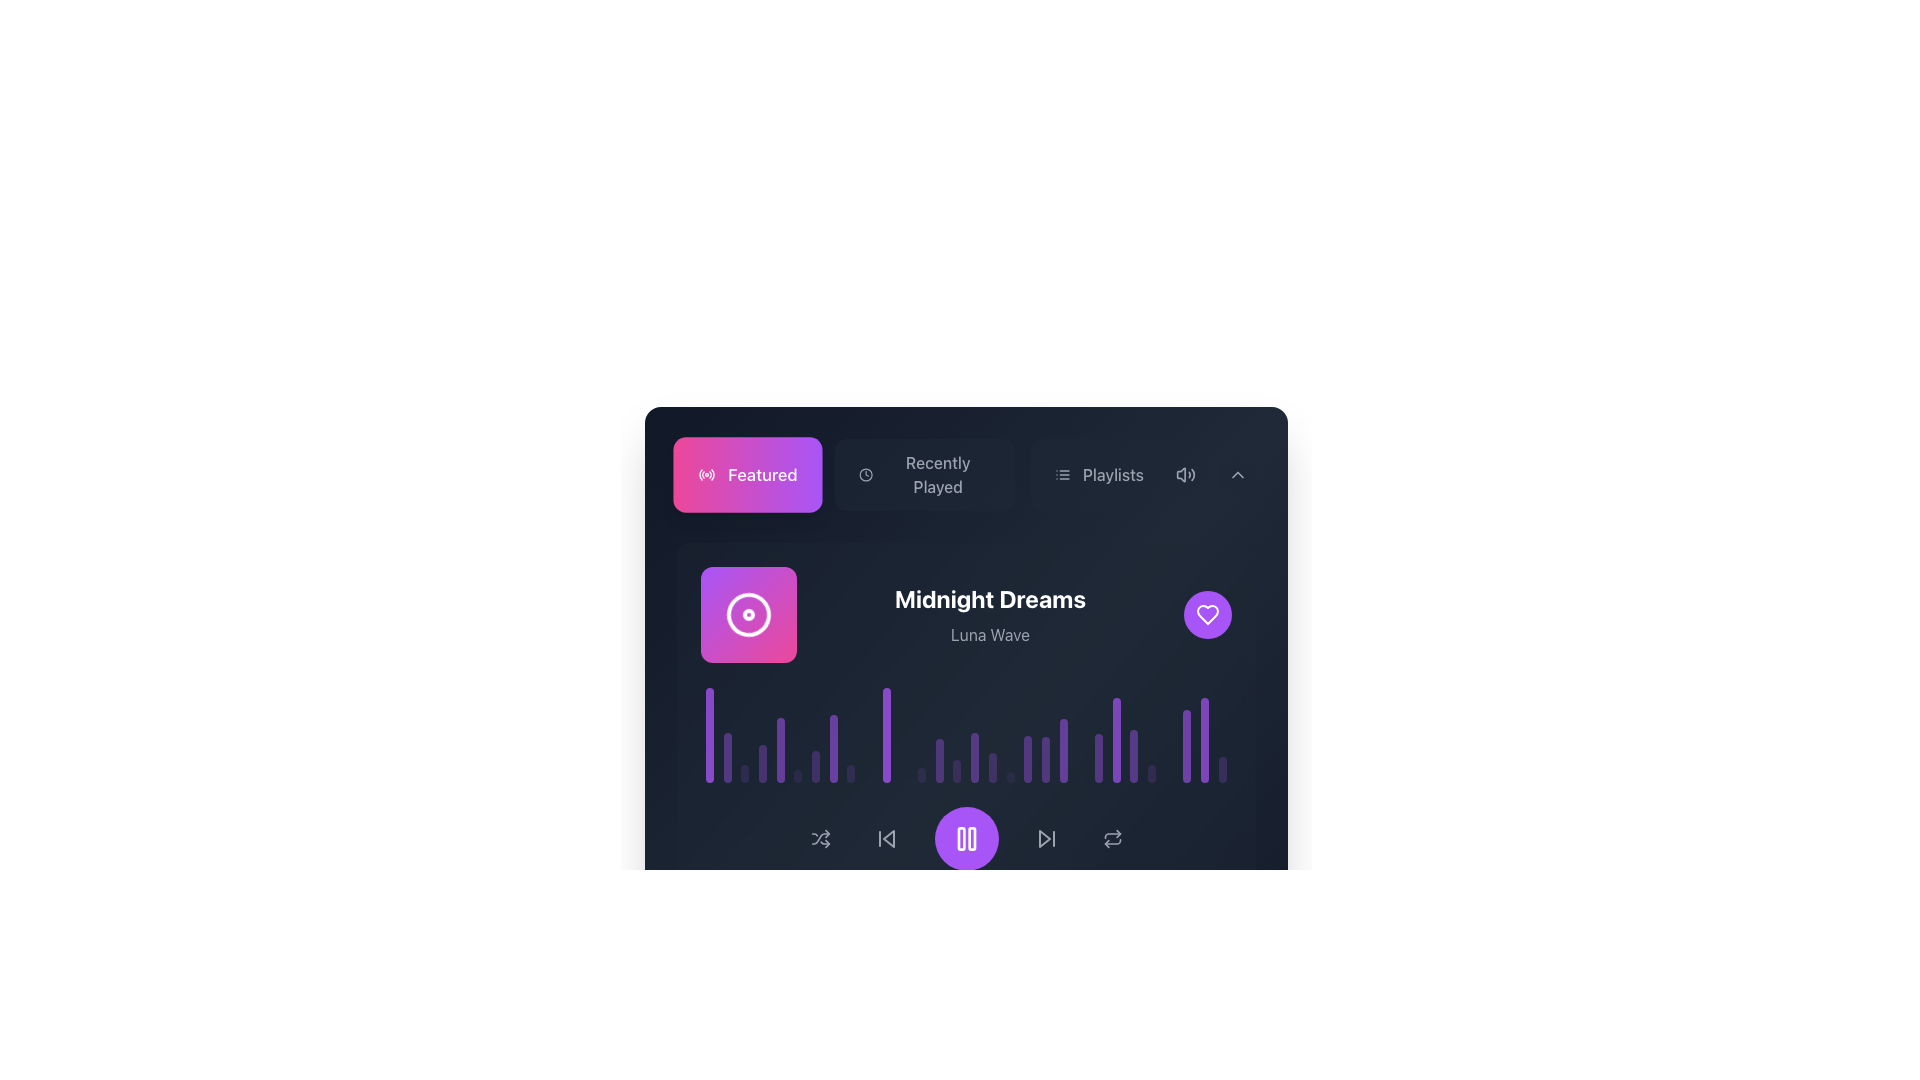 The height and width of the screenshot is (1080, 1920). What do you see at coordinates (975, 758) in the screenshot?
I see `the 16th vertical bar in the bar chart, which has a rounded top and bottom and is styled in semi-transparent purple color` at bounding box center [975, 758].